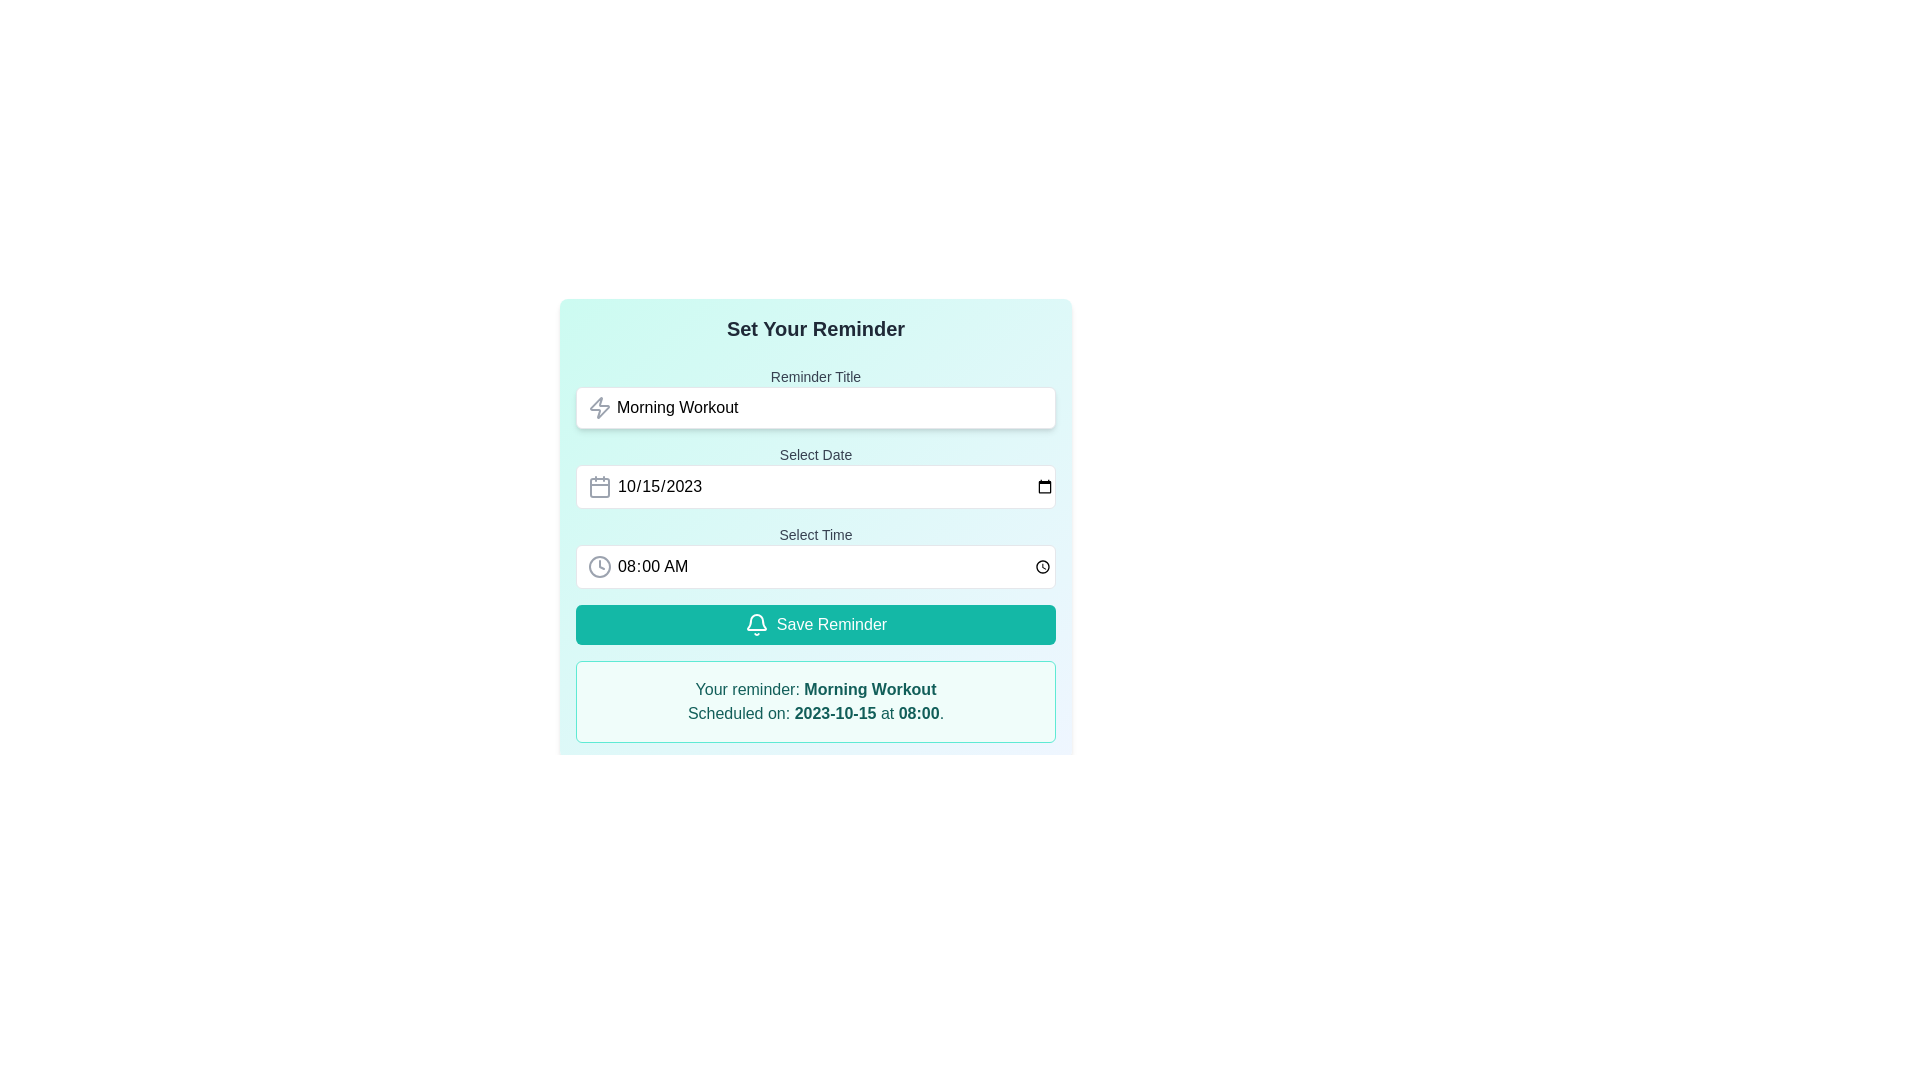 This screenshot has height=1080, width=1920. Describe the element at coordinates (870, 688) in the screenshot. I see `the text label that displays the reminder title 'Your reminder: Morning Workout Scheduled on: 2023-10-15 at 08:00.' in the confirmation message located at the bottom of the interface` at that location.